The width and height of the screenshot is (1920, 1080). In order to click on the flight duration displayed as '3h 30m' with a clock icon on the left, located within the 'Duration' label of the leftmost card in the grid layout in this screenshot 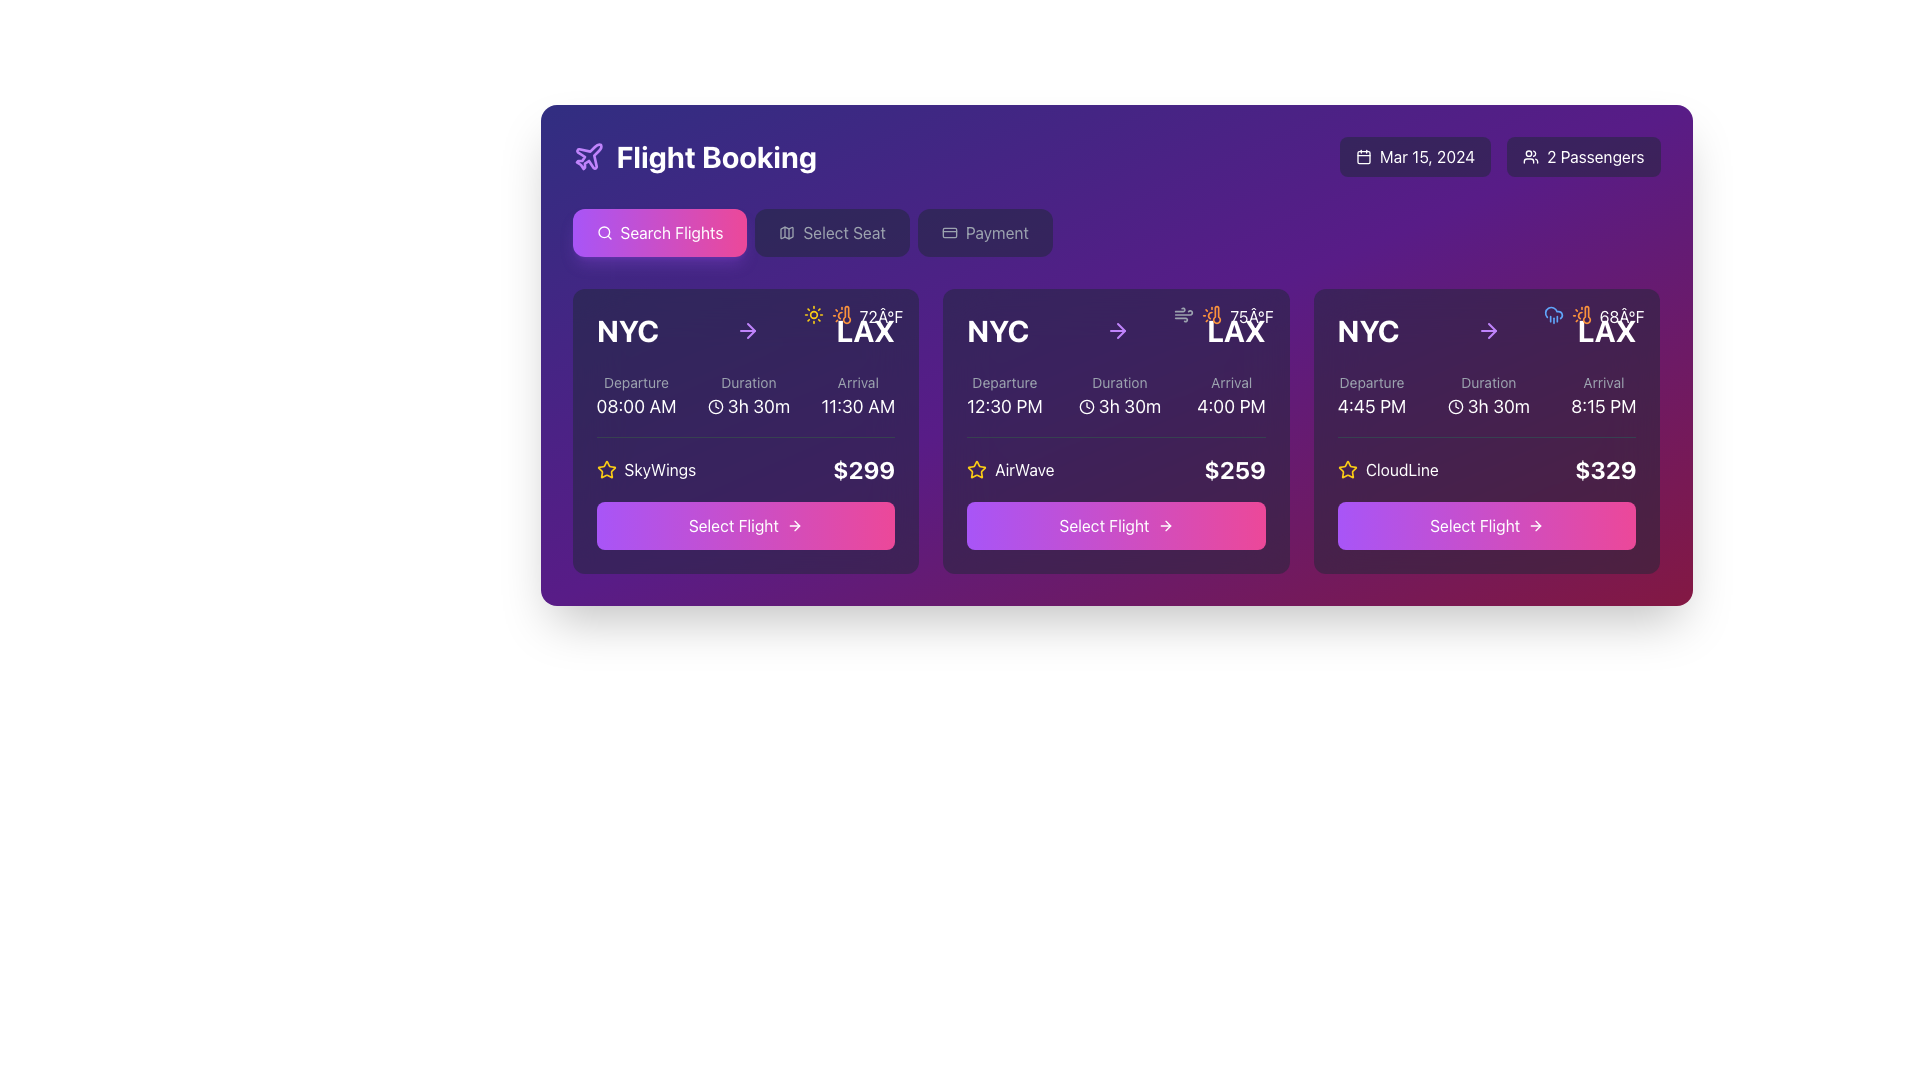, I will do `click(747, 406)`.